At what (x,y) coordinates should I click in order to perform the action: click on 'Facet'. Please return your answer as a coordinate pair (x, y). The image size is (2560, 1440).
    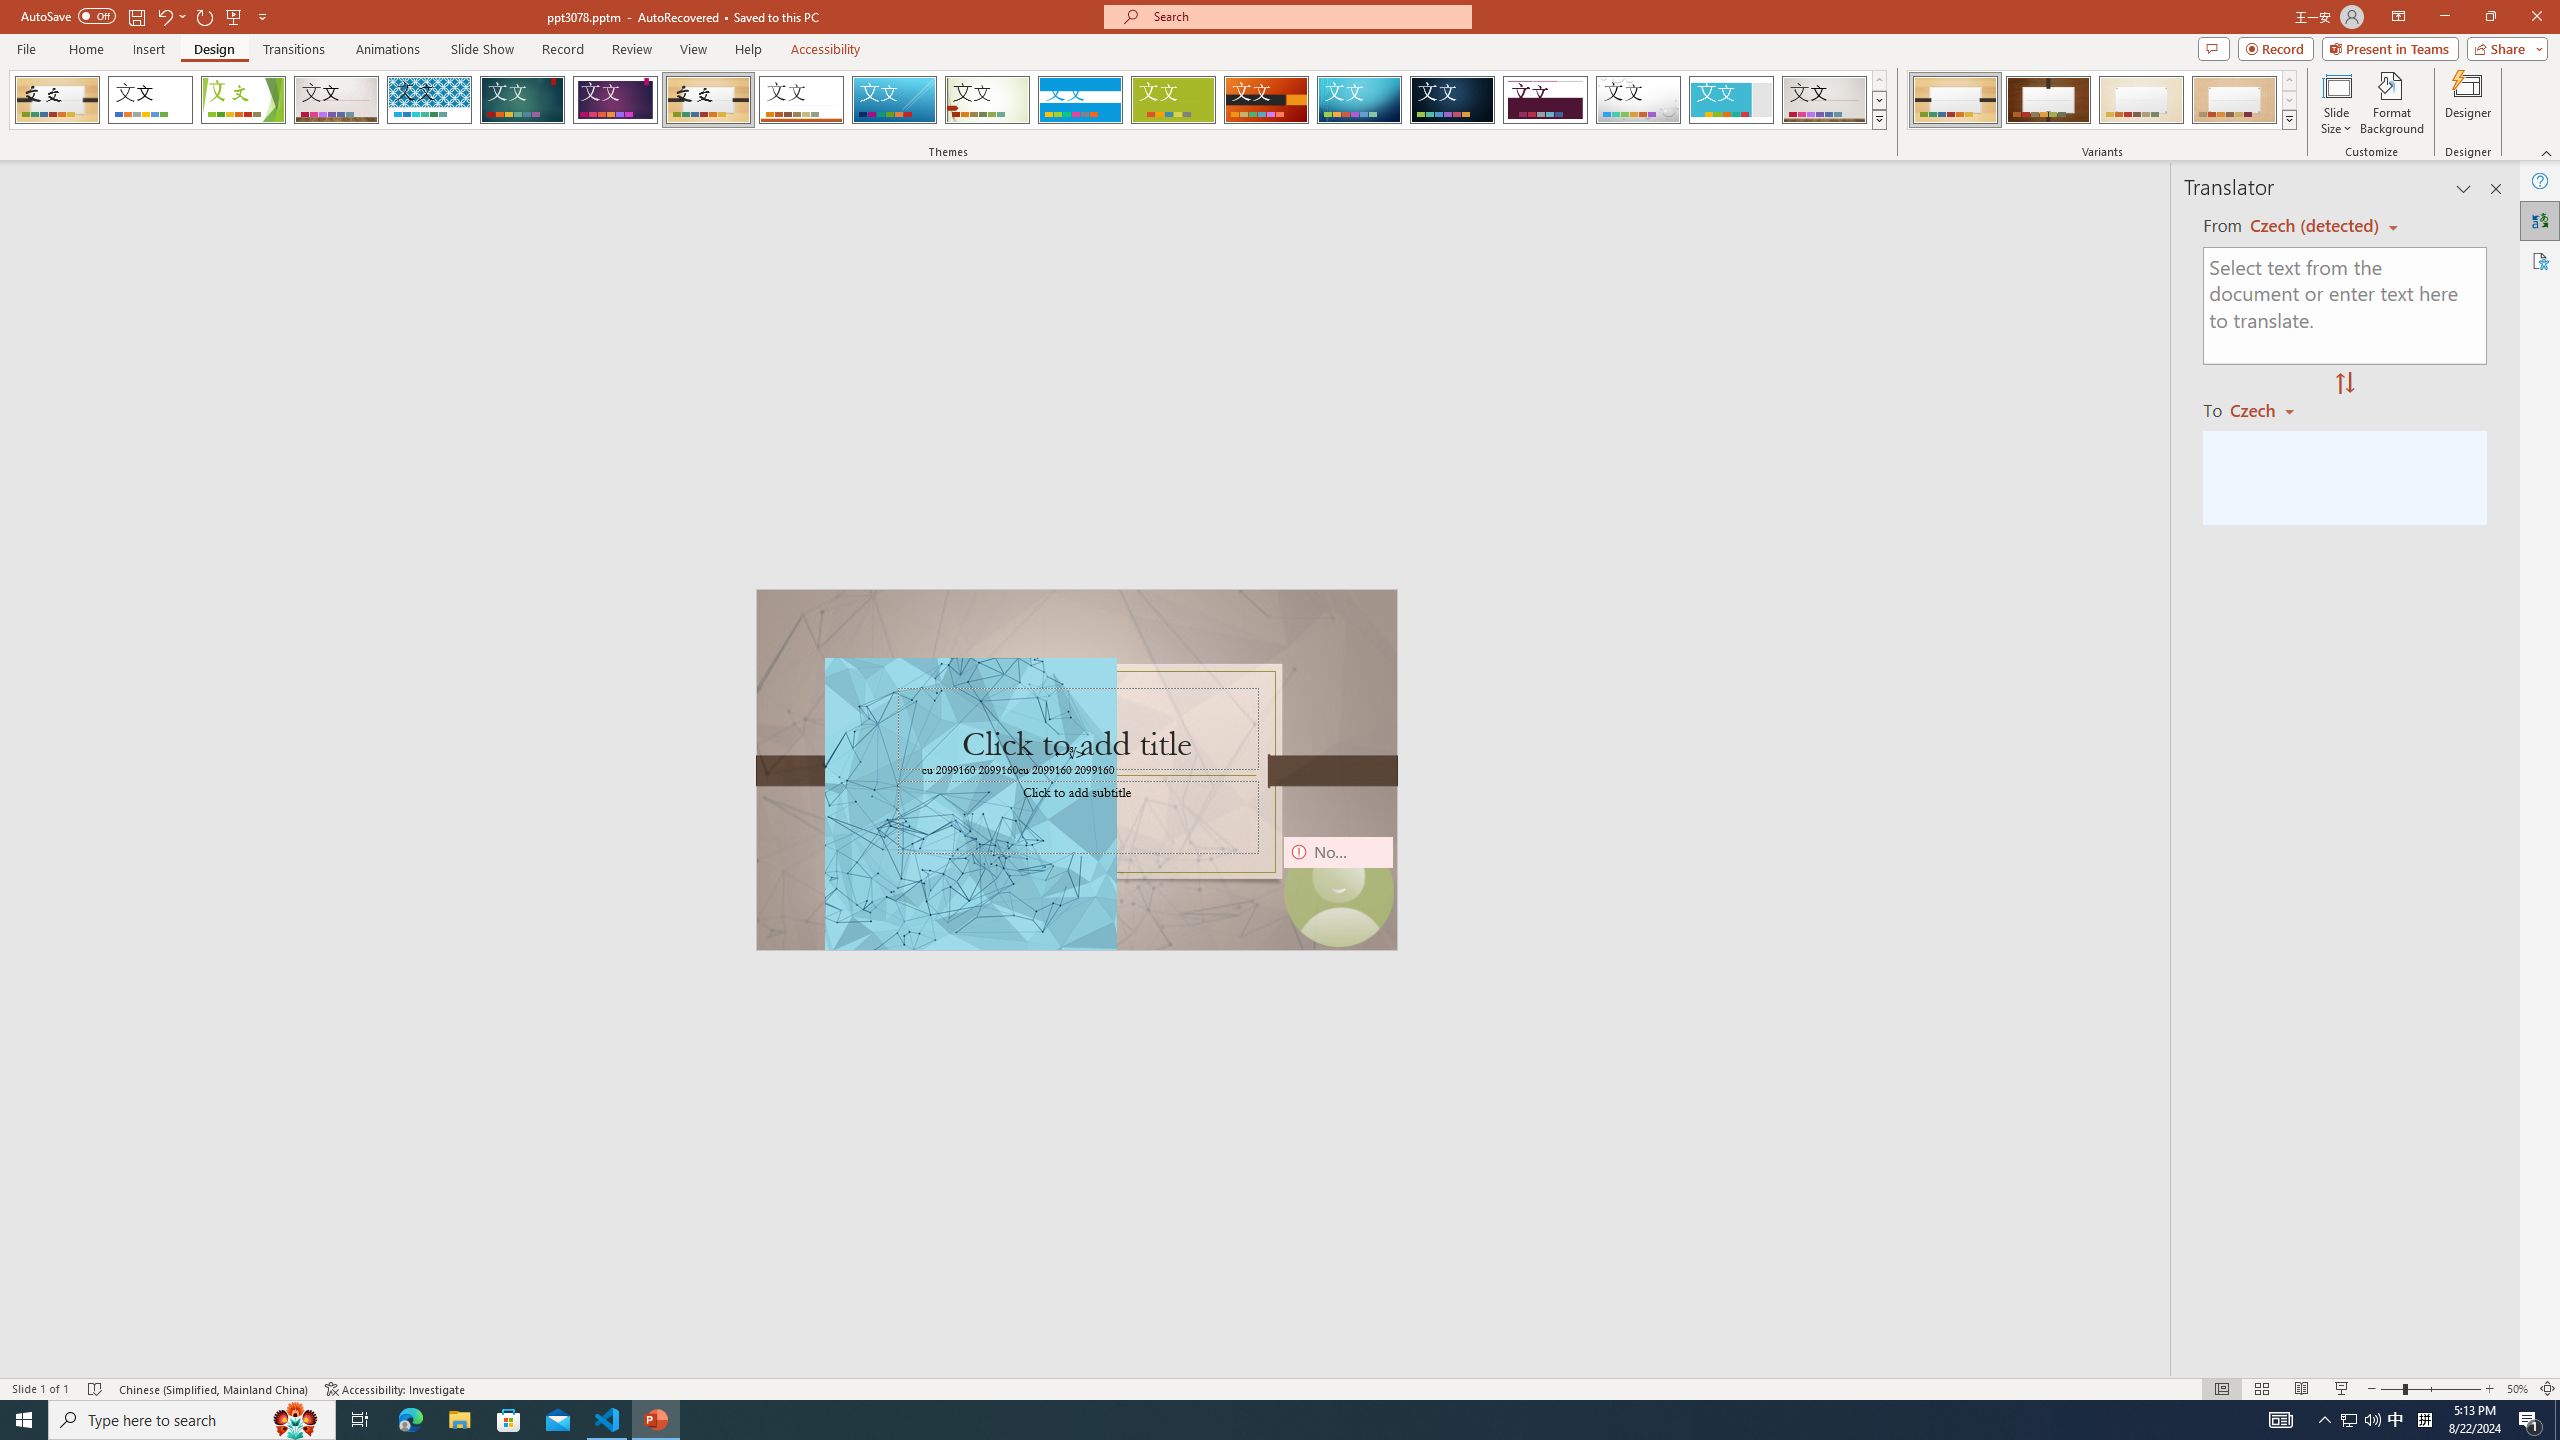
    Looking at the image, I should click on (242, 99).